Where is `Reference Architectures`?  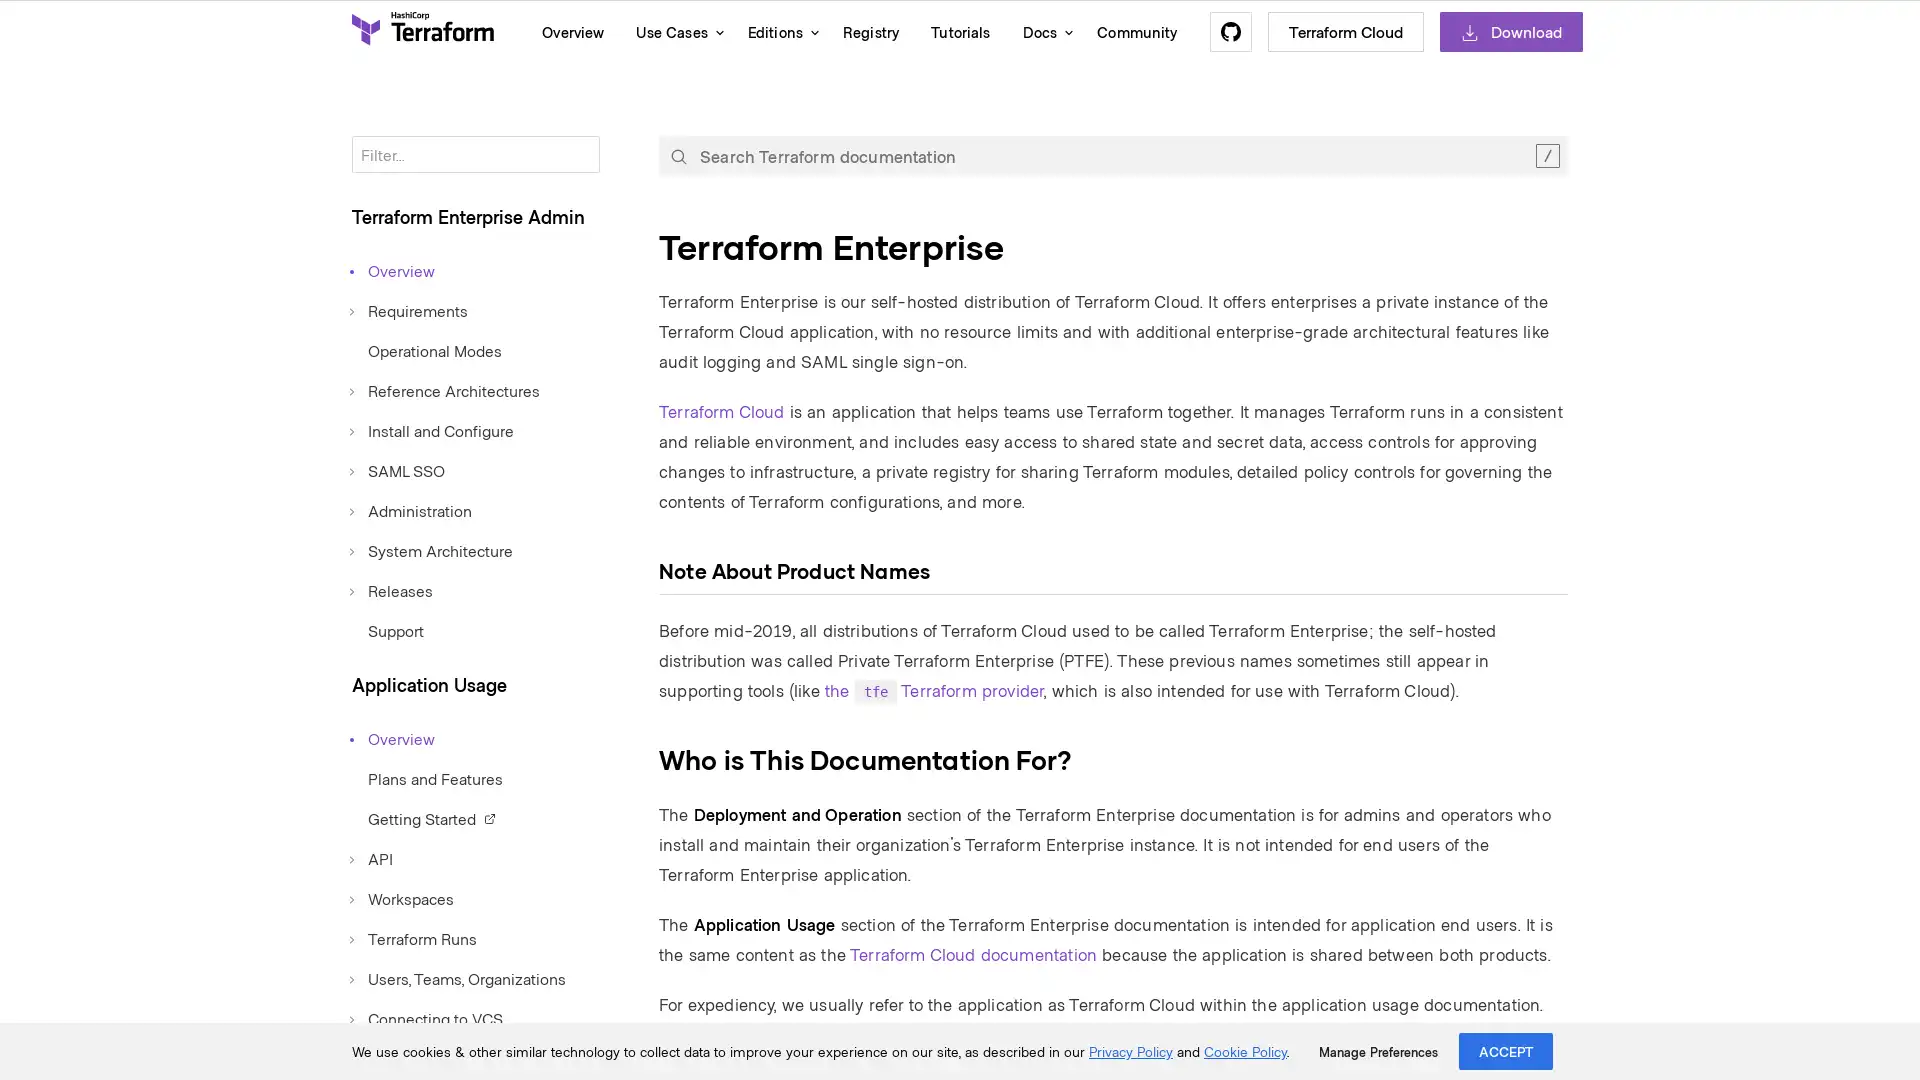
Reference Architectures is located at coordinates (445, 389).